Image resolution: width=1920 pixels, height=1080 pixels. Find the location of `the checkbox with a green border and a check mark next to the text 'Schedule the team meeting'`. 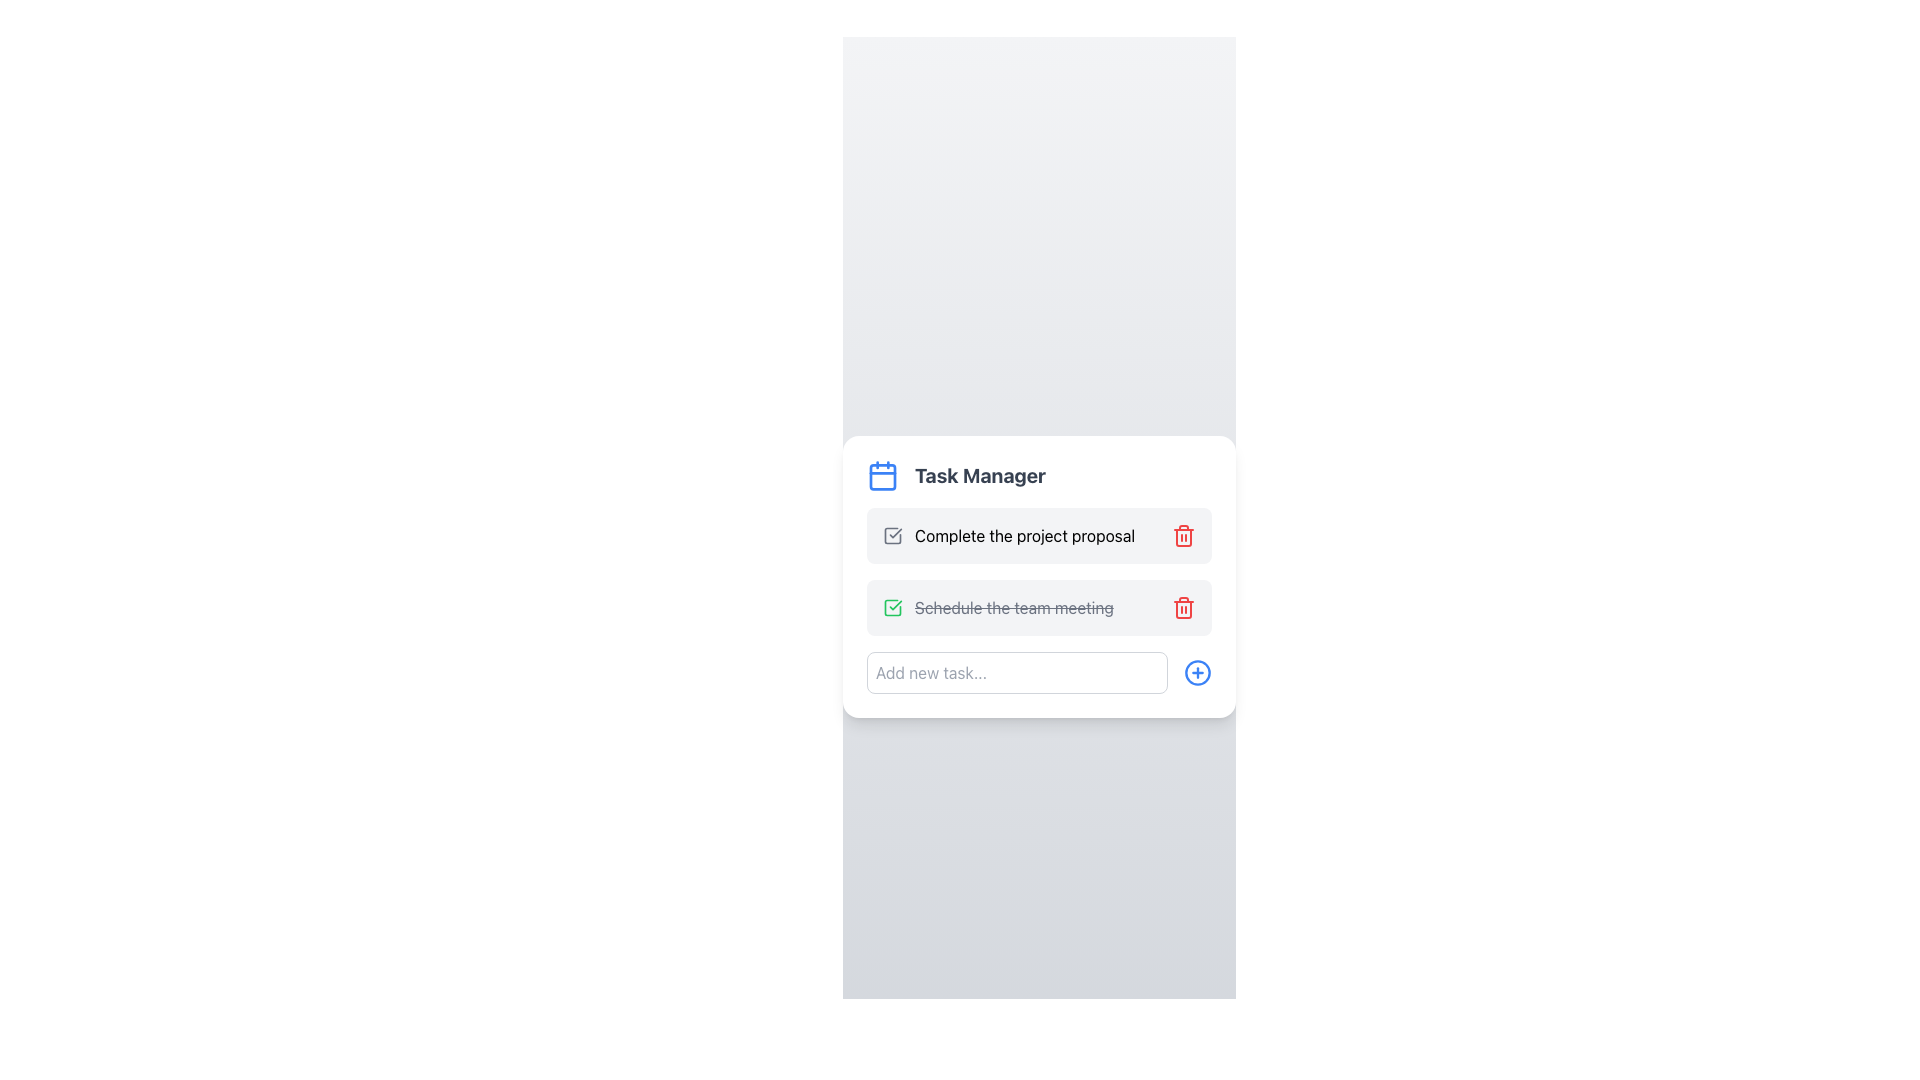

the checkbox with a green border and a check mark next to the text 'Schedule the team meeting' is located at coordinates (891, 607).